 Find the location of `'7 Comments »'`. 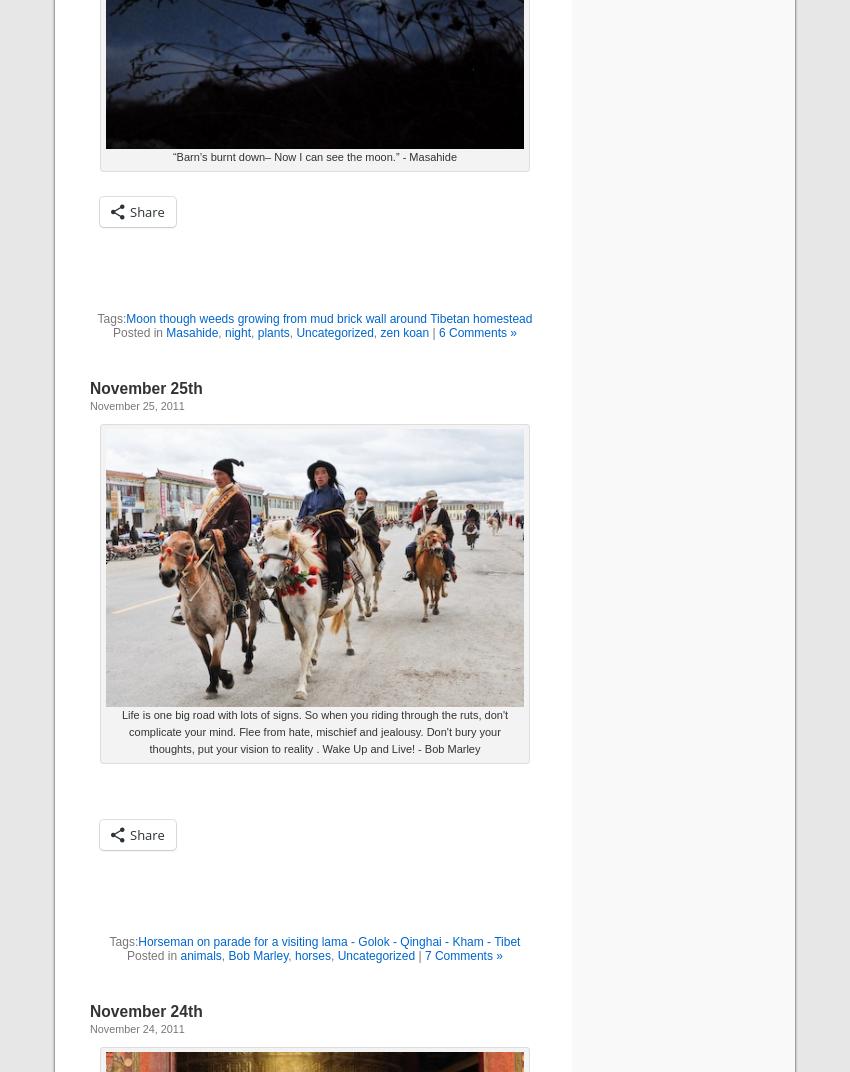

'7 Comments »' is located at coordinates (461, 954).